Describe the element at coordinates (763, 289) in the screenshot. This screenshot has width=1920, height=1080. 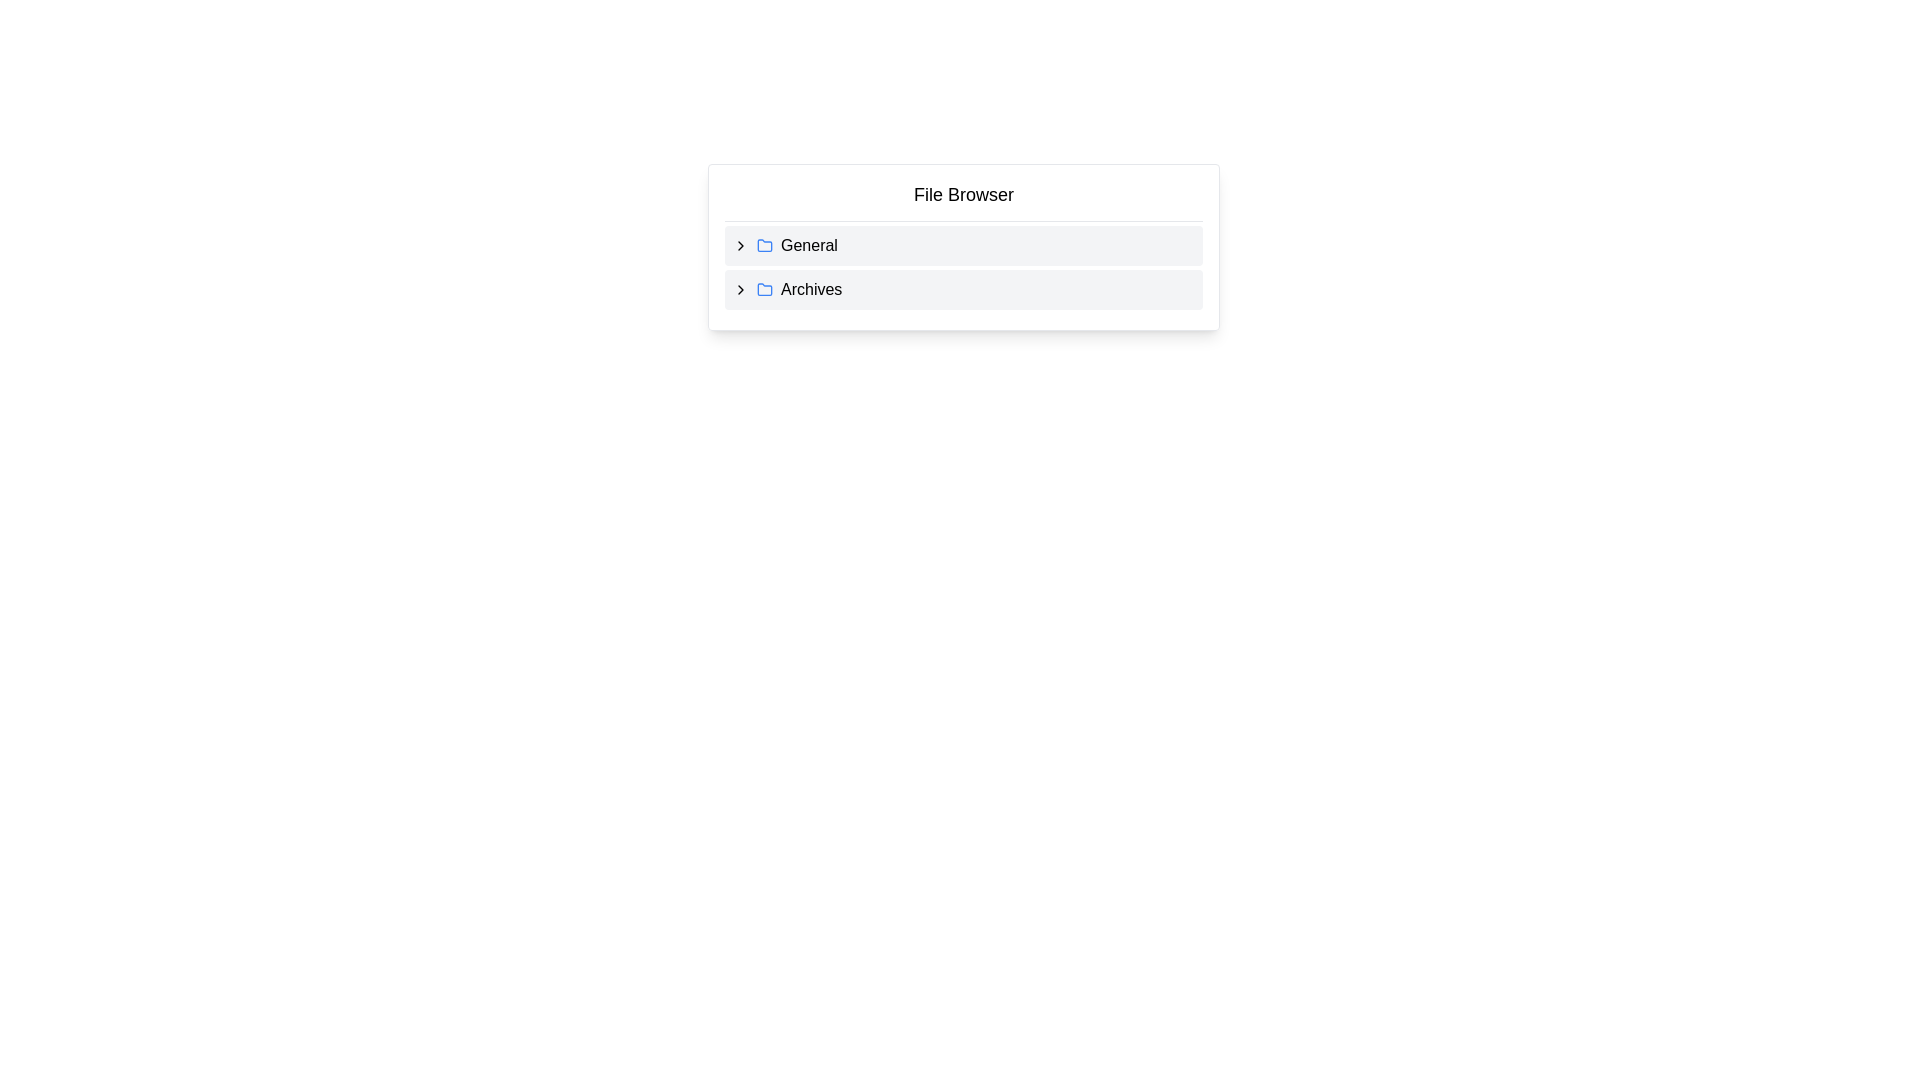
I see `the folder icon representing the 'Archives' label, located` at that location.